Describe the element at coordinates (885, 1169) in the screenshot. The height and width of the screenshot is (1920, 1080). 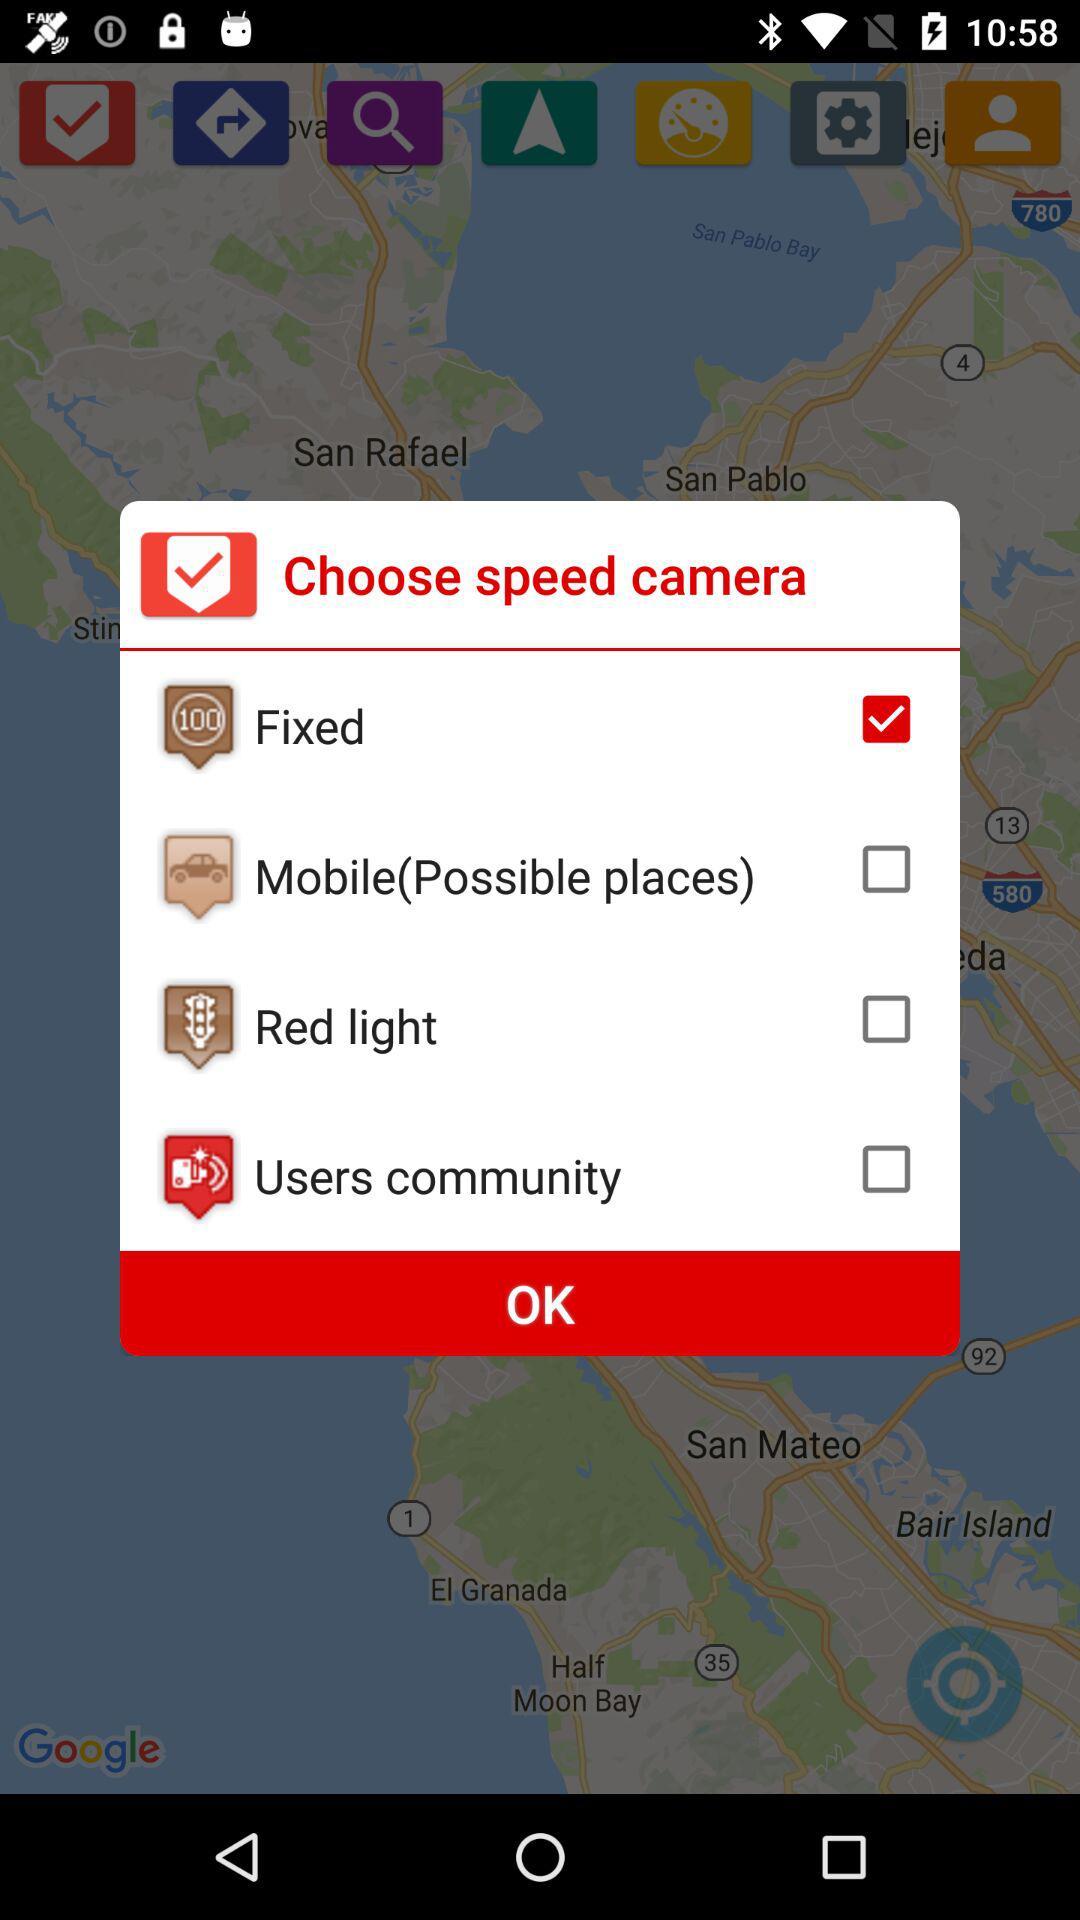
I see `select camer speed` at that location.